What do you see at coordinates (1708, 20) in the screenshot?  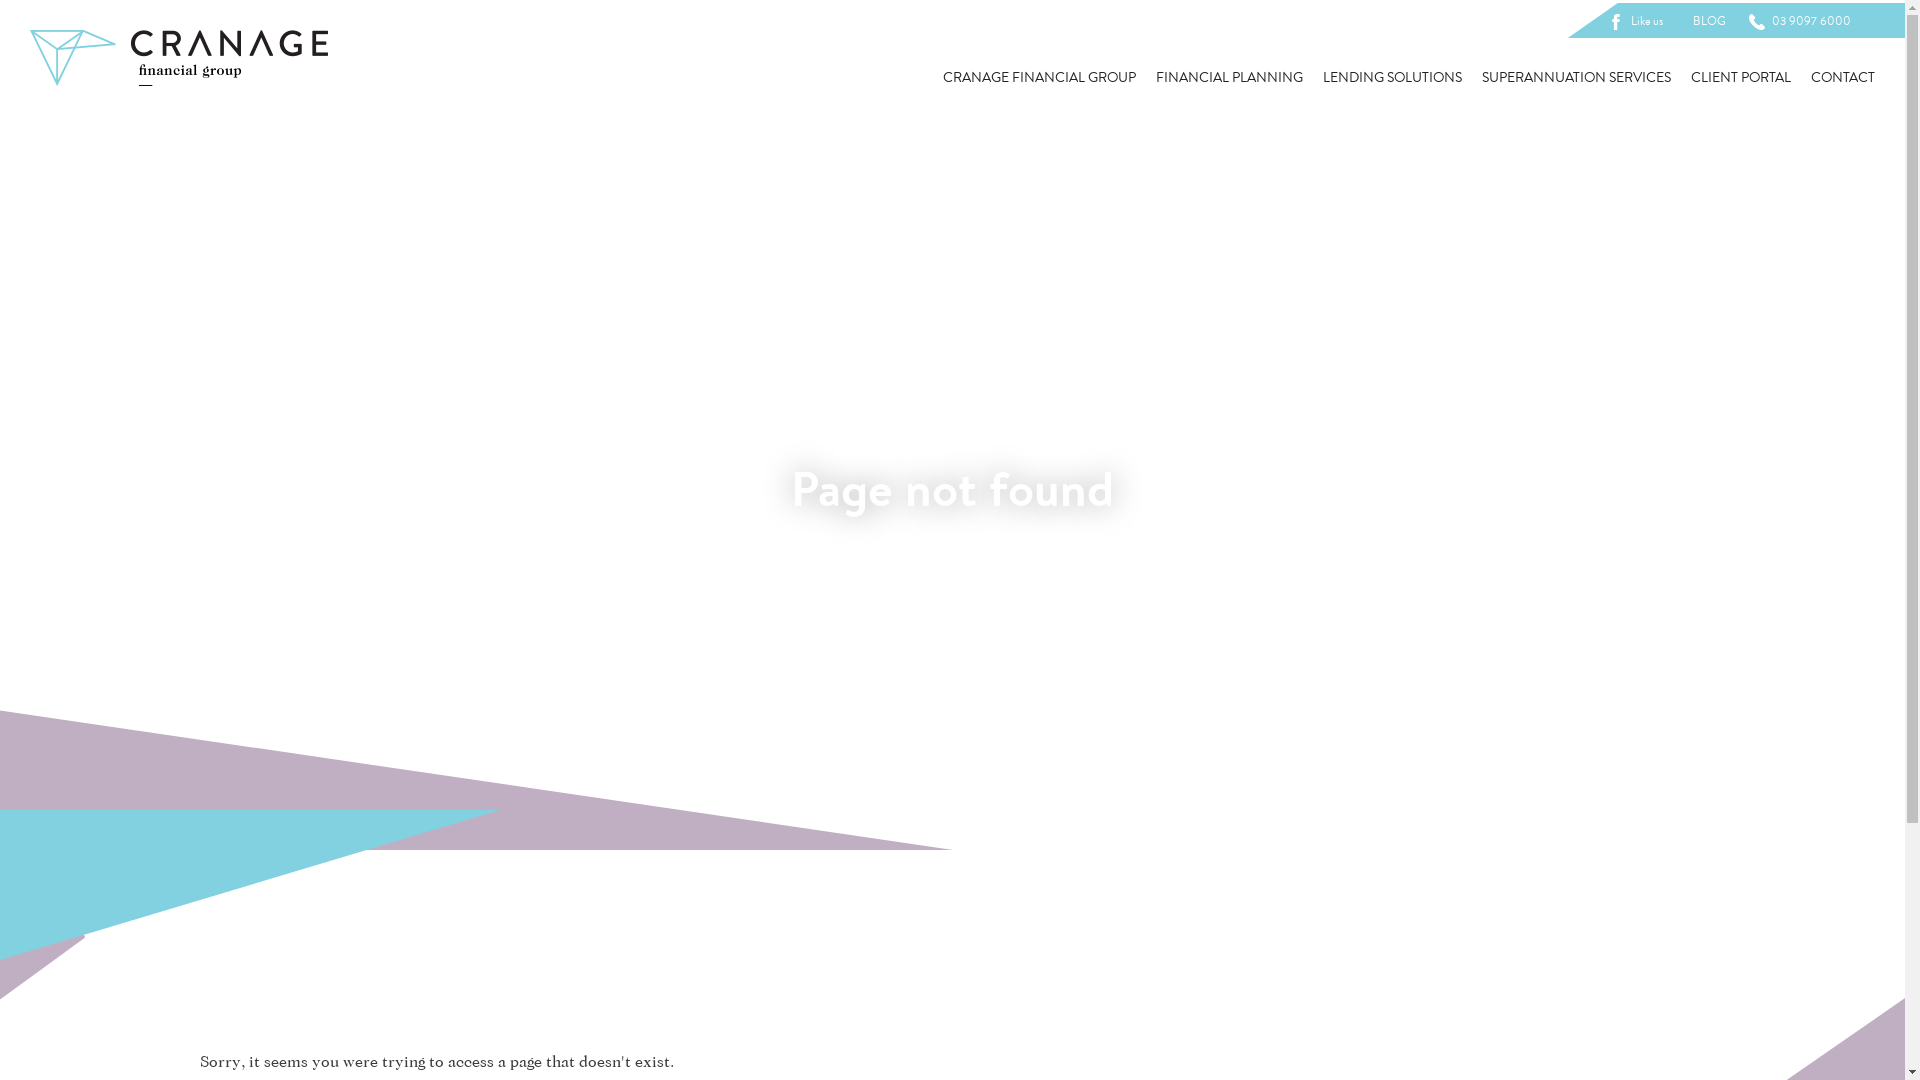 I see `'BLOG'` at bounding box center [1708, 20].